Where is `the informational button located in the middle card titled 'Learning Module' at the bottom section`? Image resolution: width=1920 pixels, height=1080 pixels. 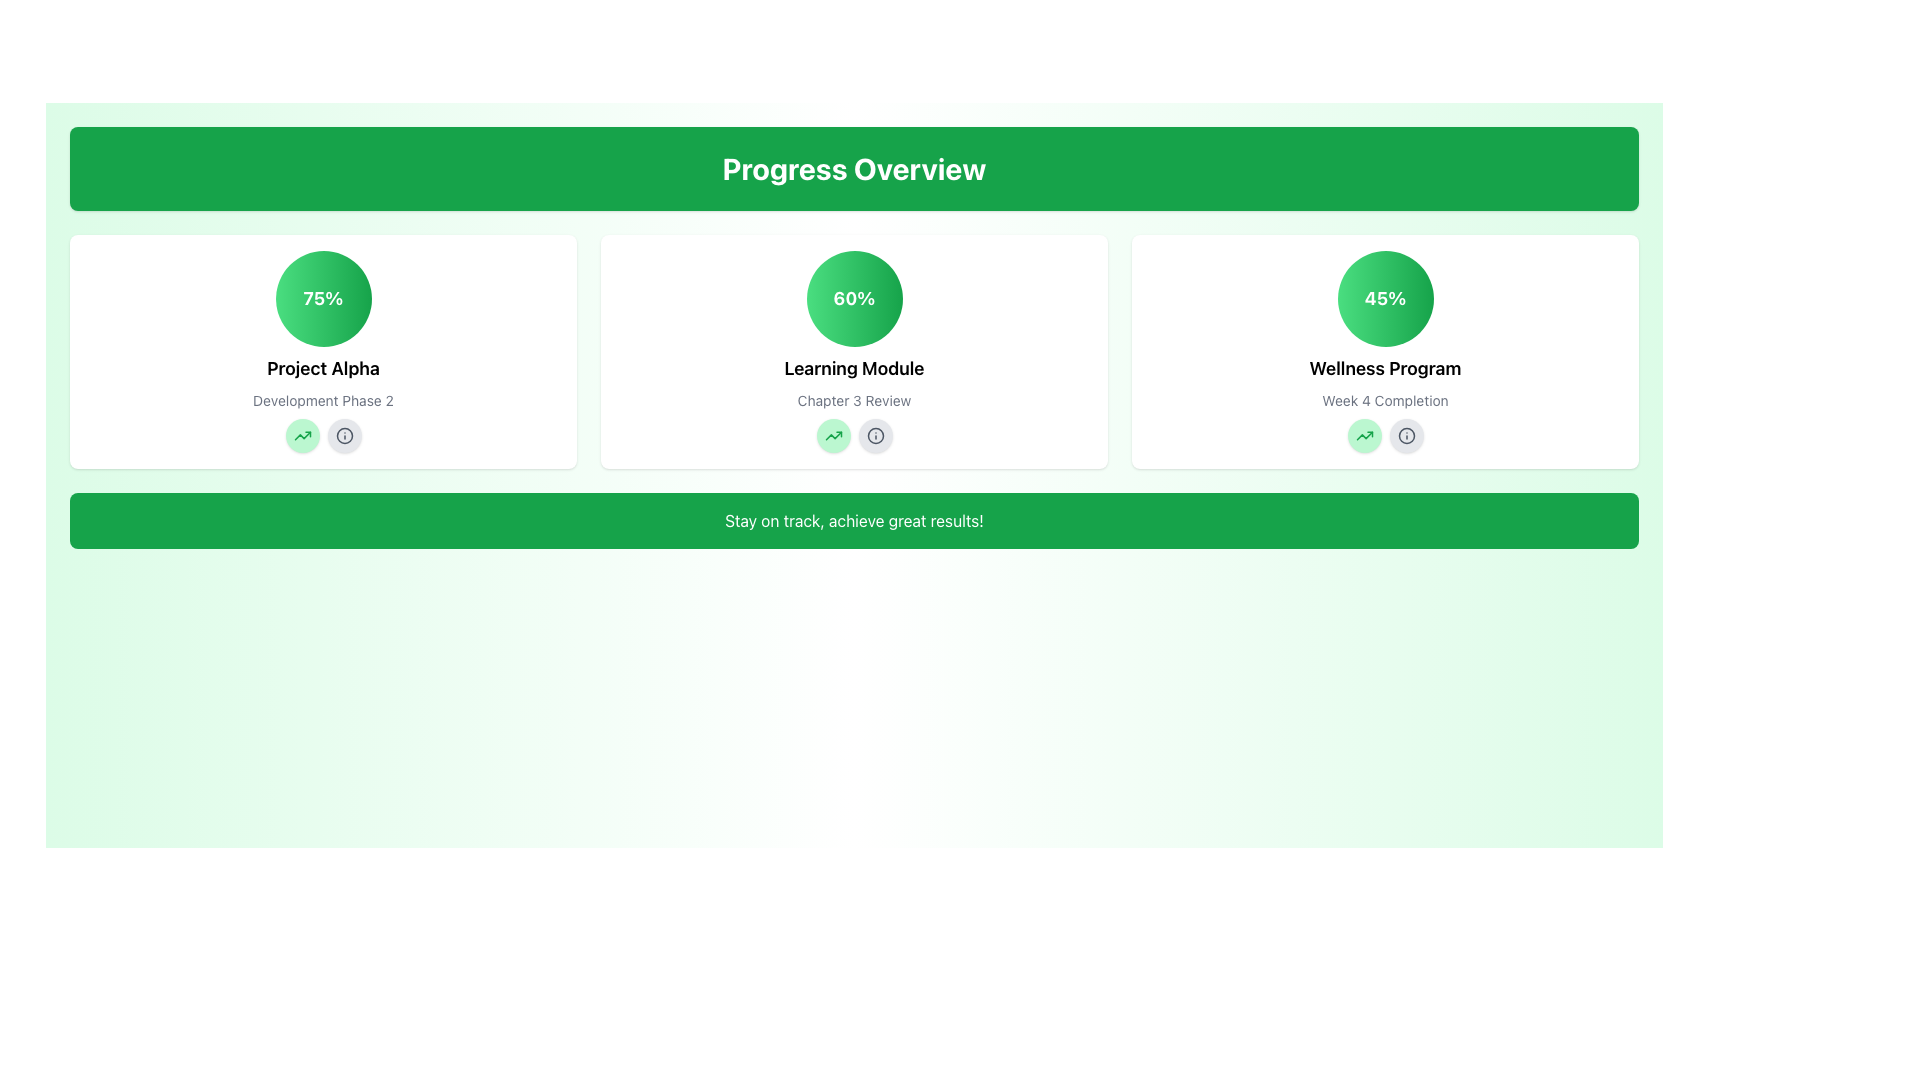 the informational button located in the middle card titled 'Learning Module' at the bottom section is located at coordinates (875, 434).